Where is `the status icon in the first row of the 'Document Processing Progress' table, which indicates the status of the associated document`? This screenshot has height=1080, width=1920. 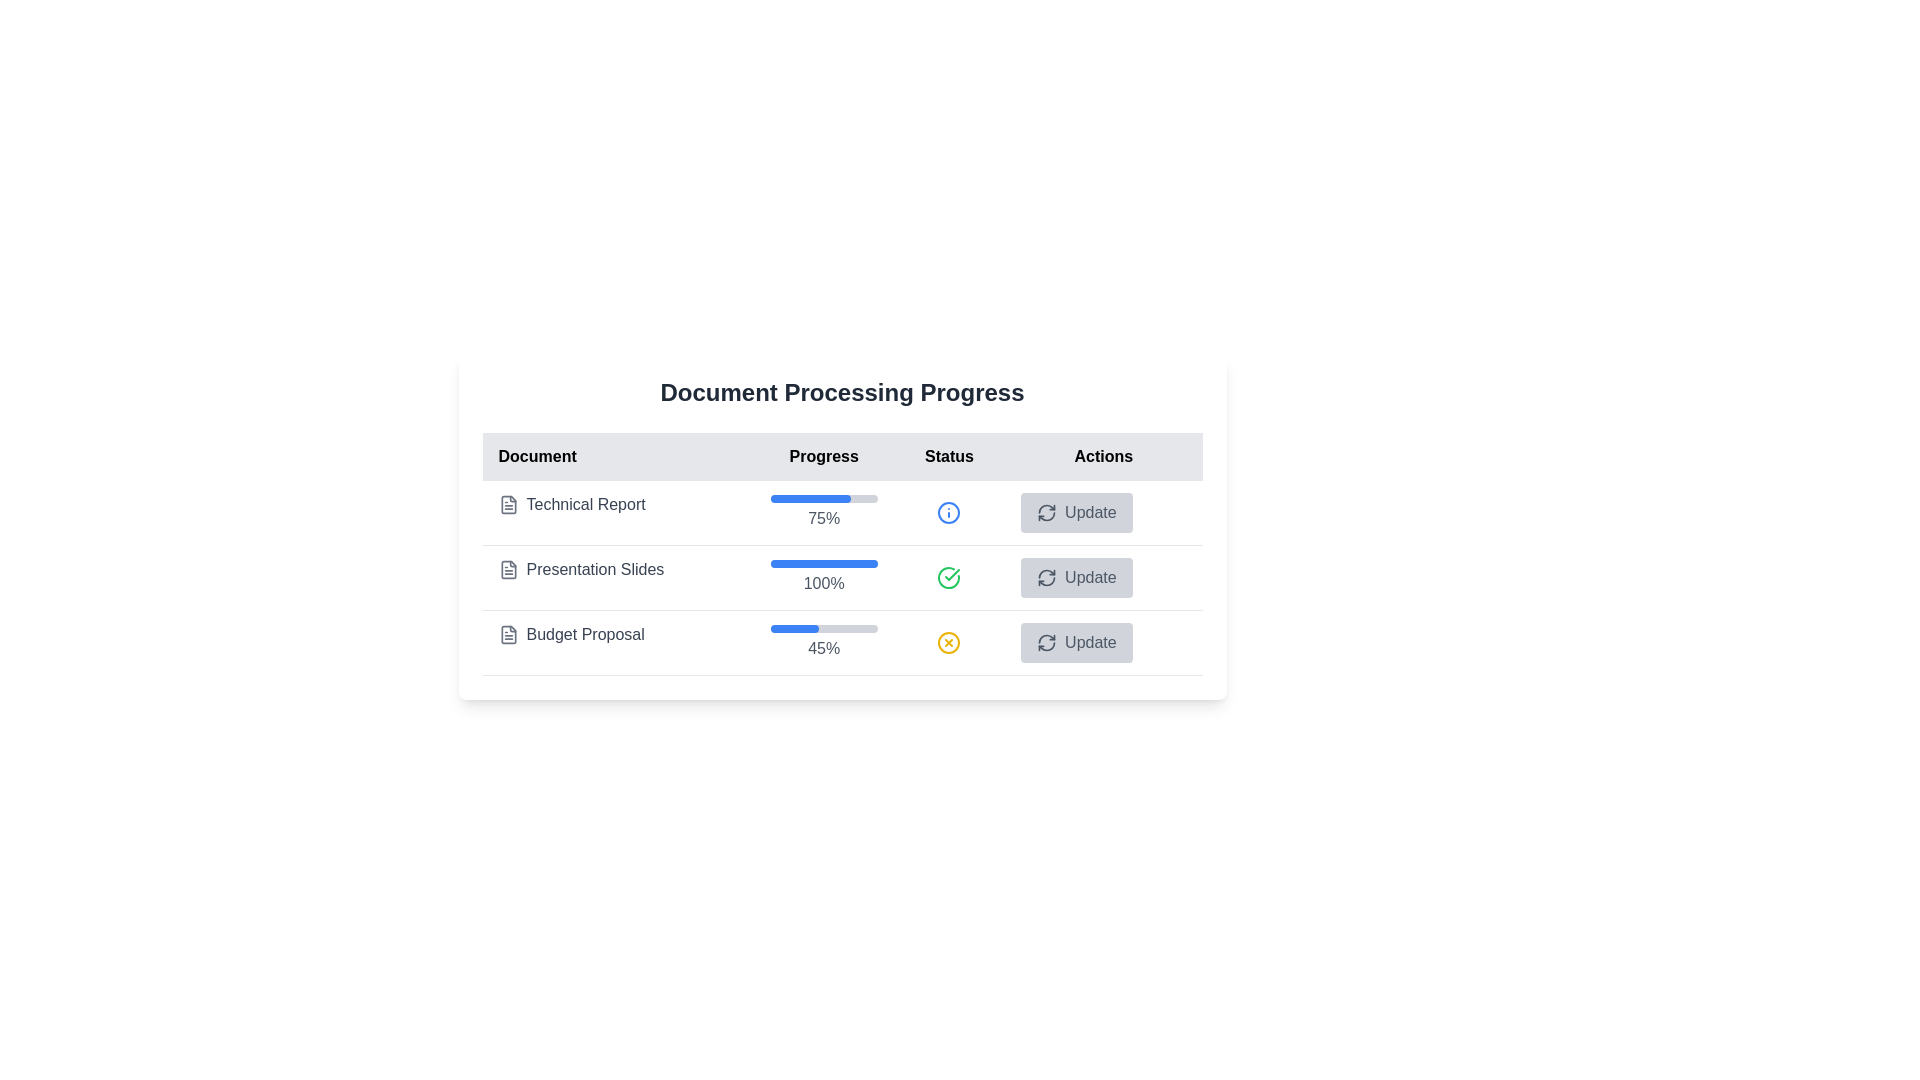
the status icon in the first row of the 'Document Processing Progress' table, which indicates the status of the associated document is located at coordinates (948, 512).